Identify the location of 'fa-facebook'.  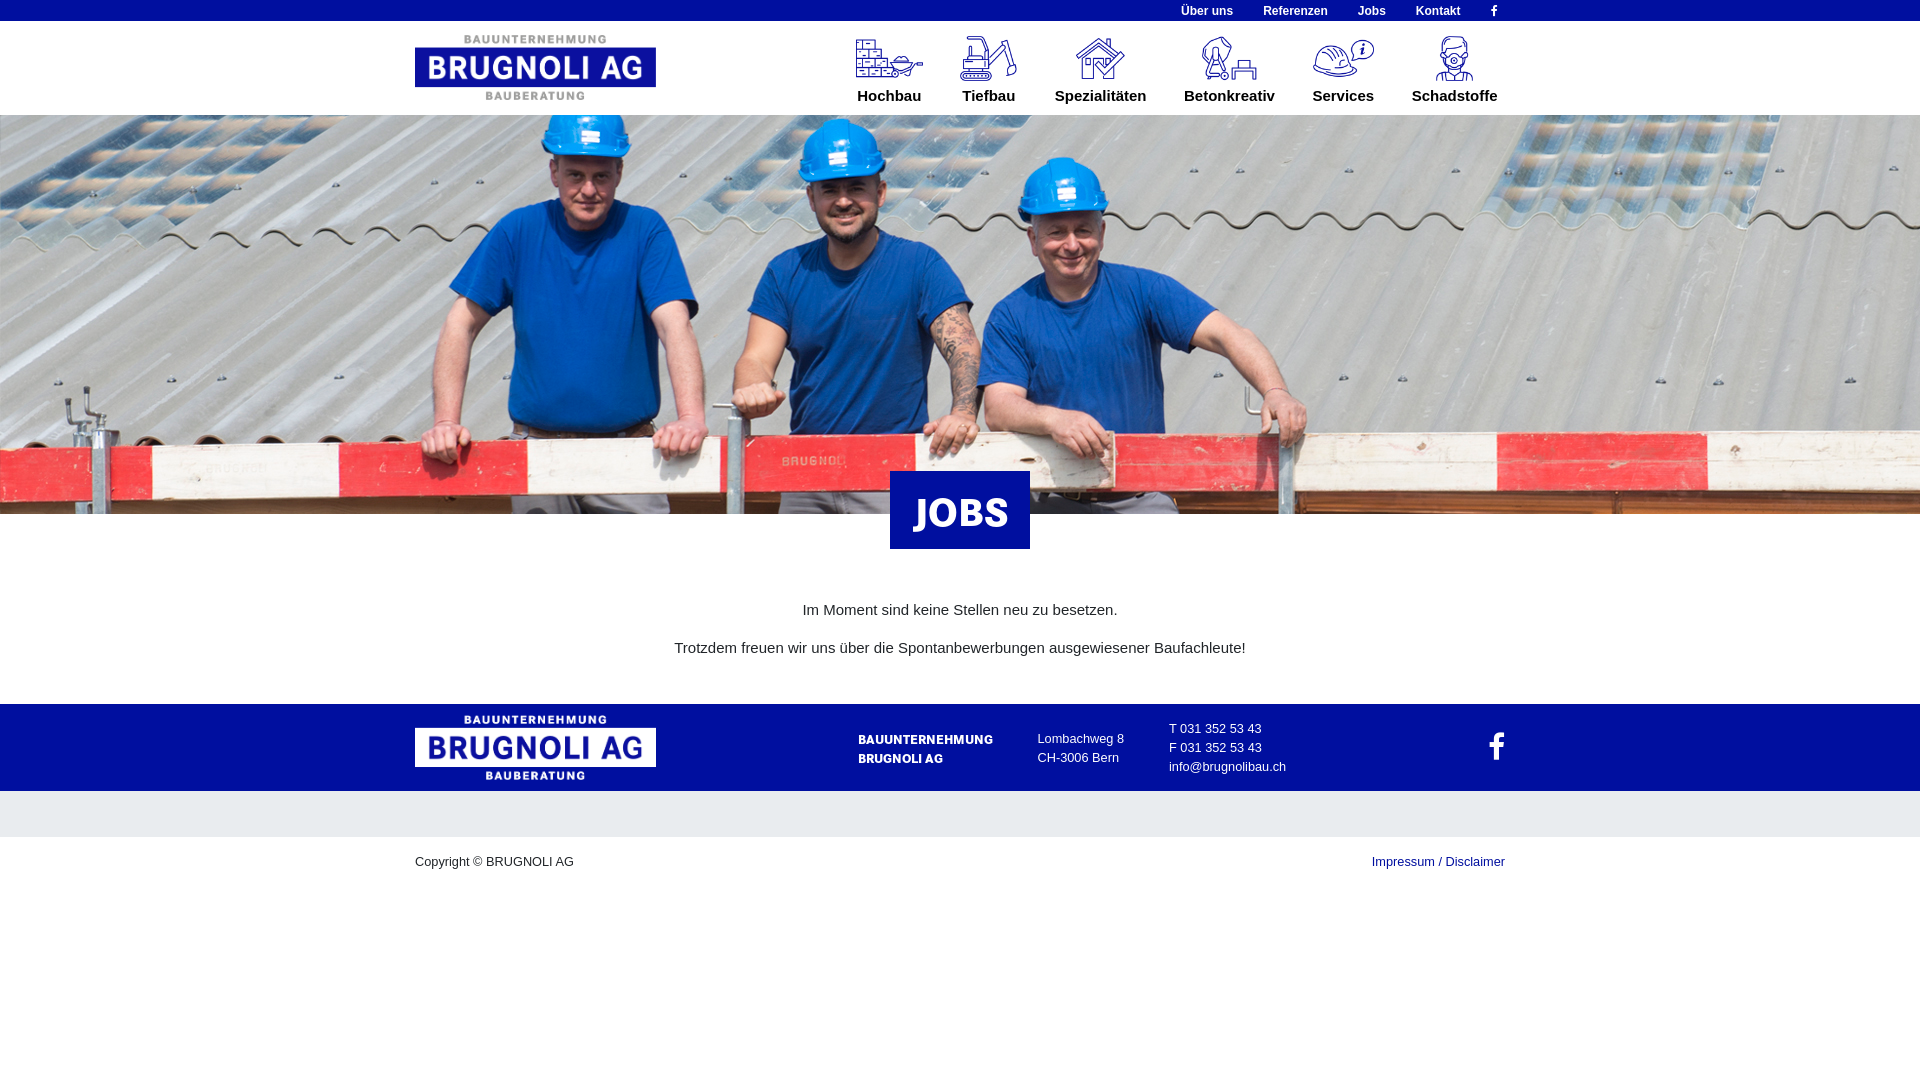
(1491, 10).